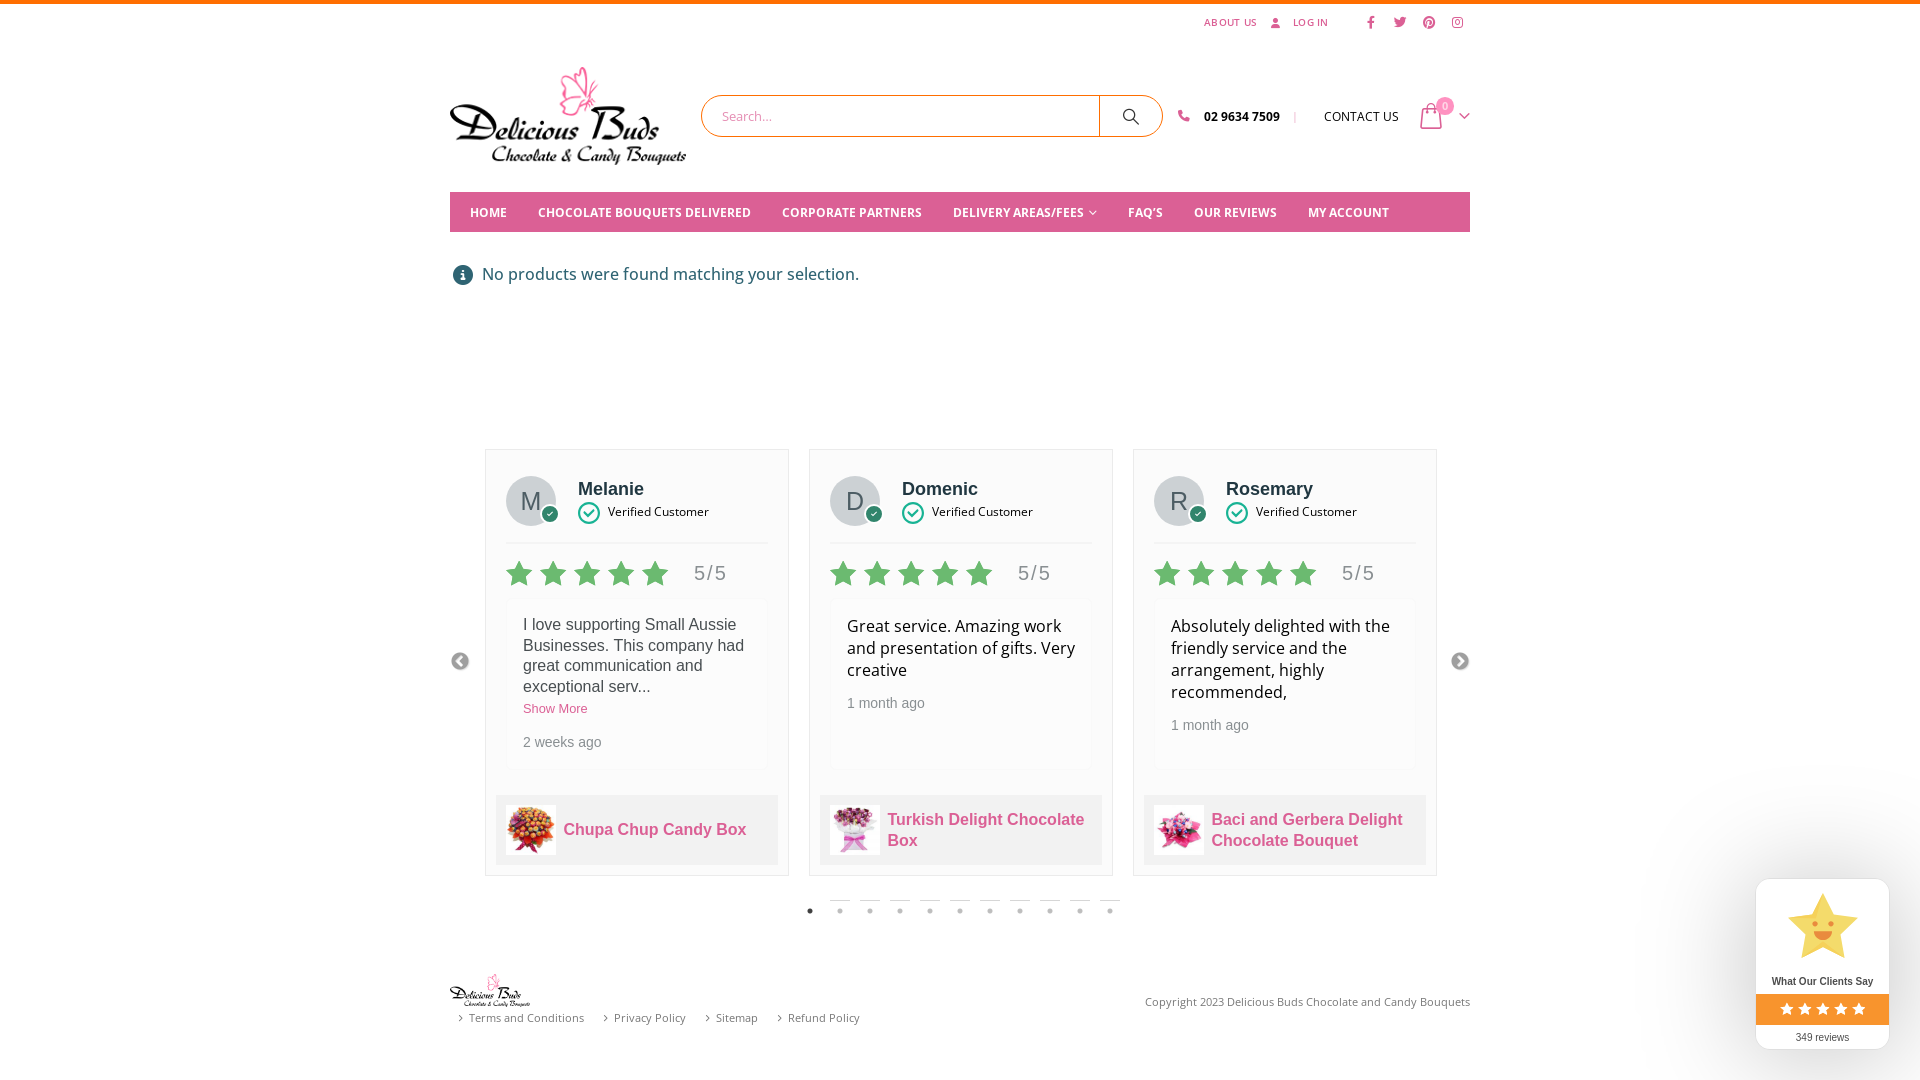 Image resolution: width=1920 pixels, height=1080 pixels. I want to click on 'Previous', so click(459, 662).